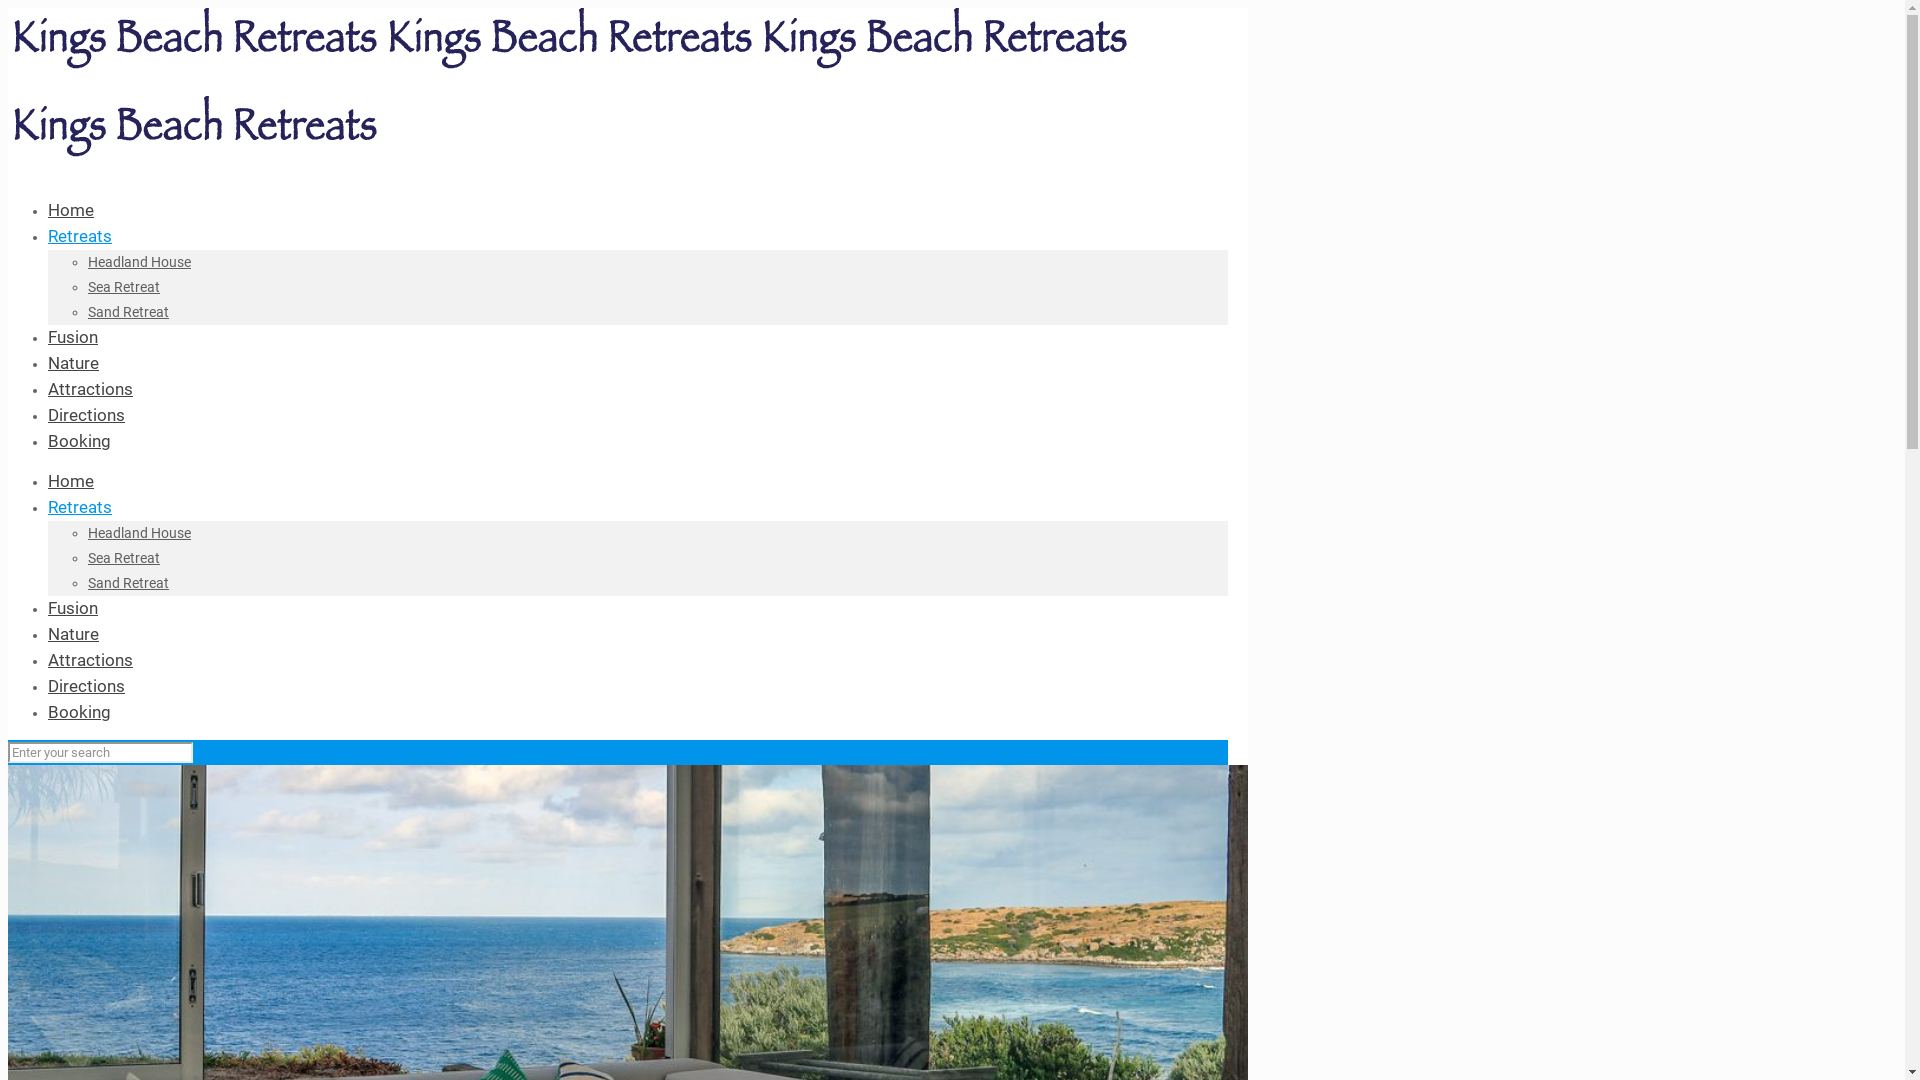 The width and height of the screenshot is (1920, 1080). Describe the element at coordinates (85, 685) in the screenshot. I see `'Directions'` at that location.